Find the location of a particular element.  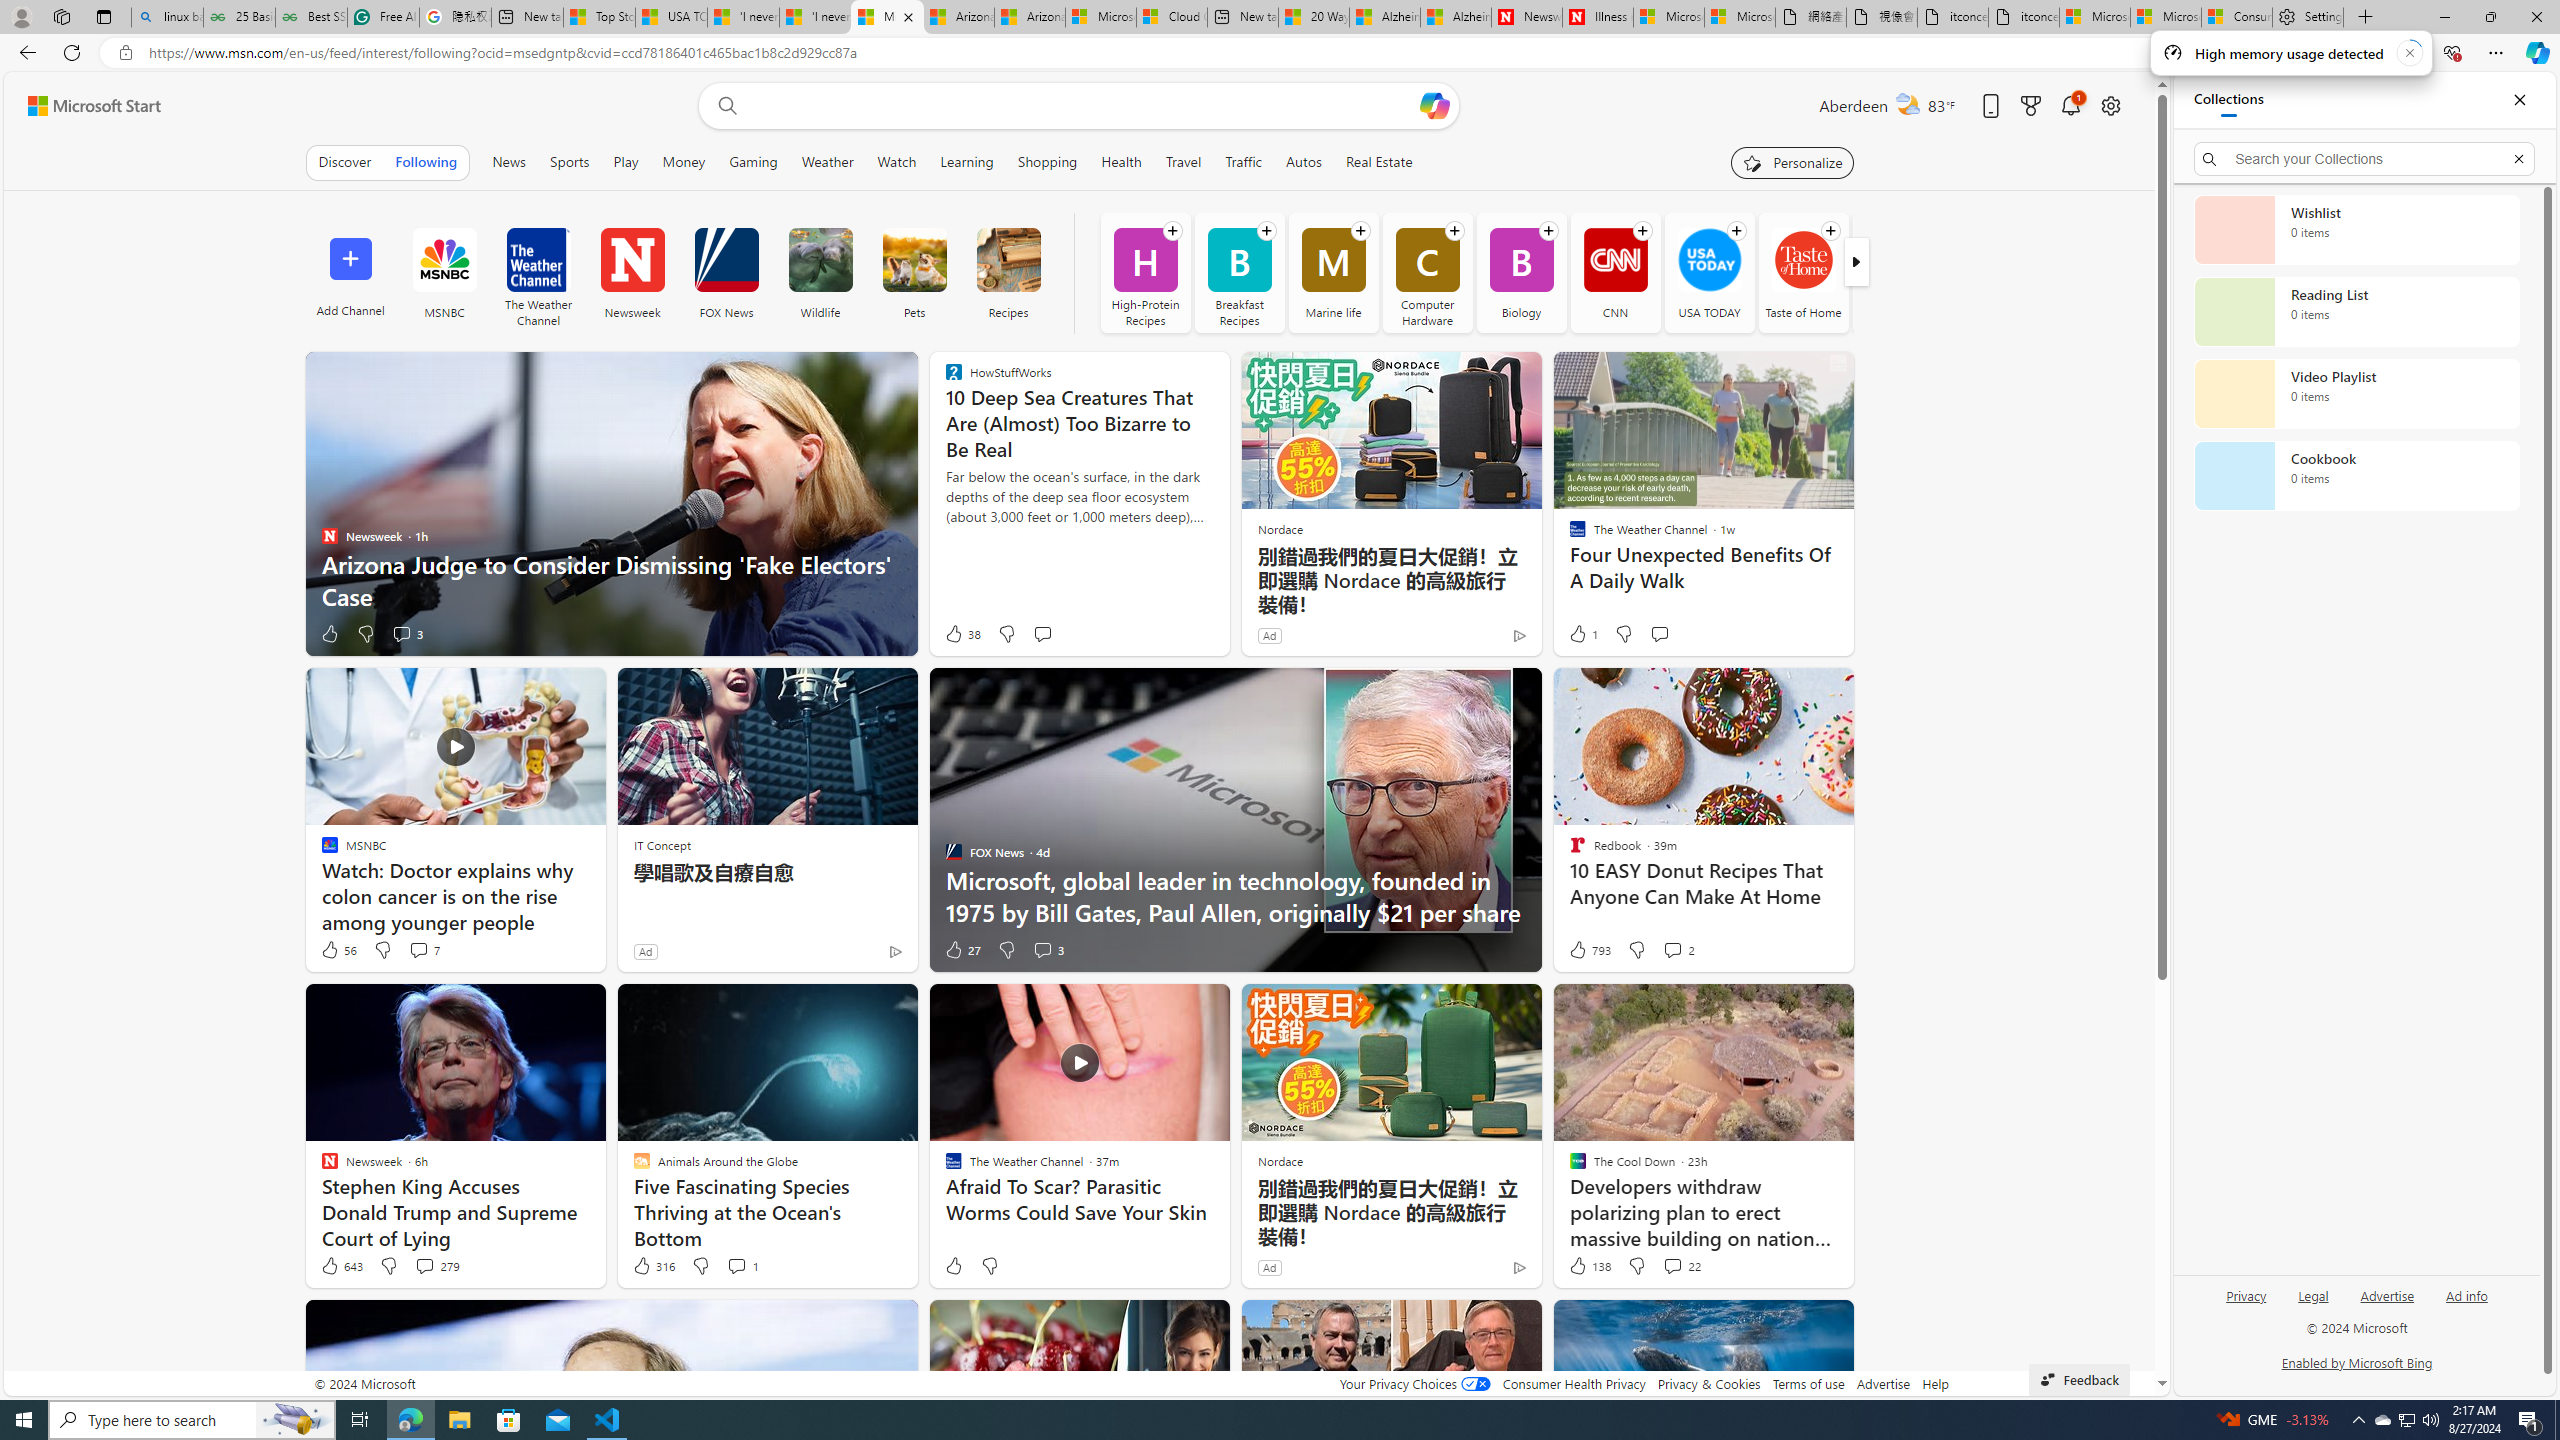

'Shopping' is located at coordinates (1047, 161).